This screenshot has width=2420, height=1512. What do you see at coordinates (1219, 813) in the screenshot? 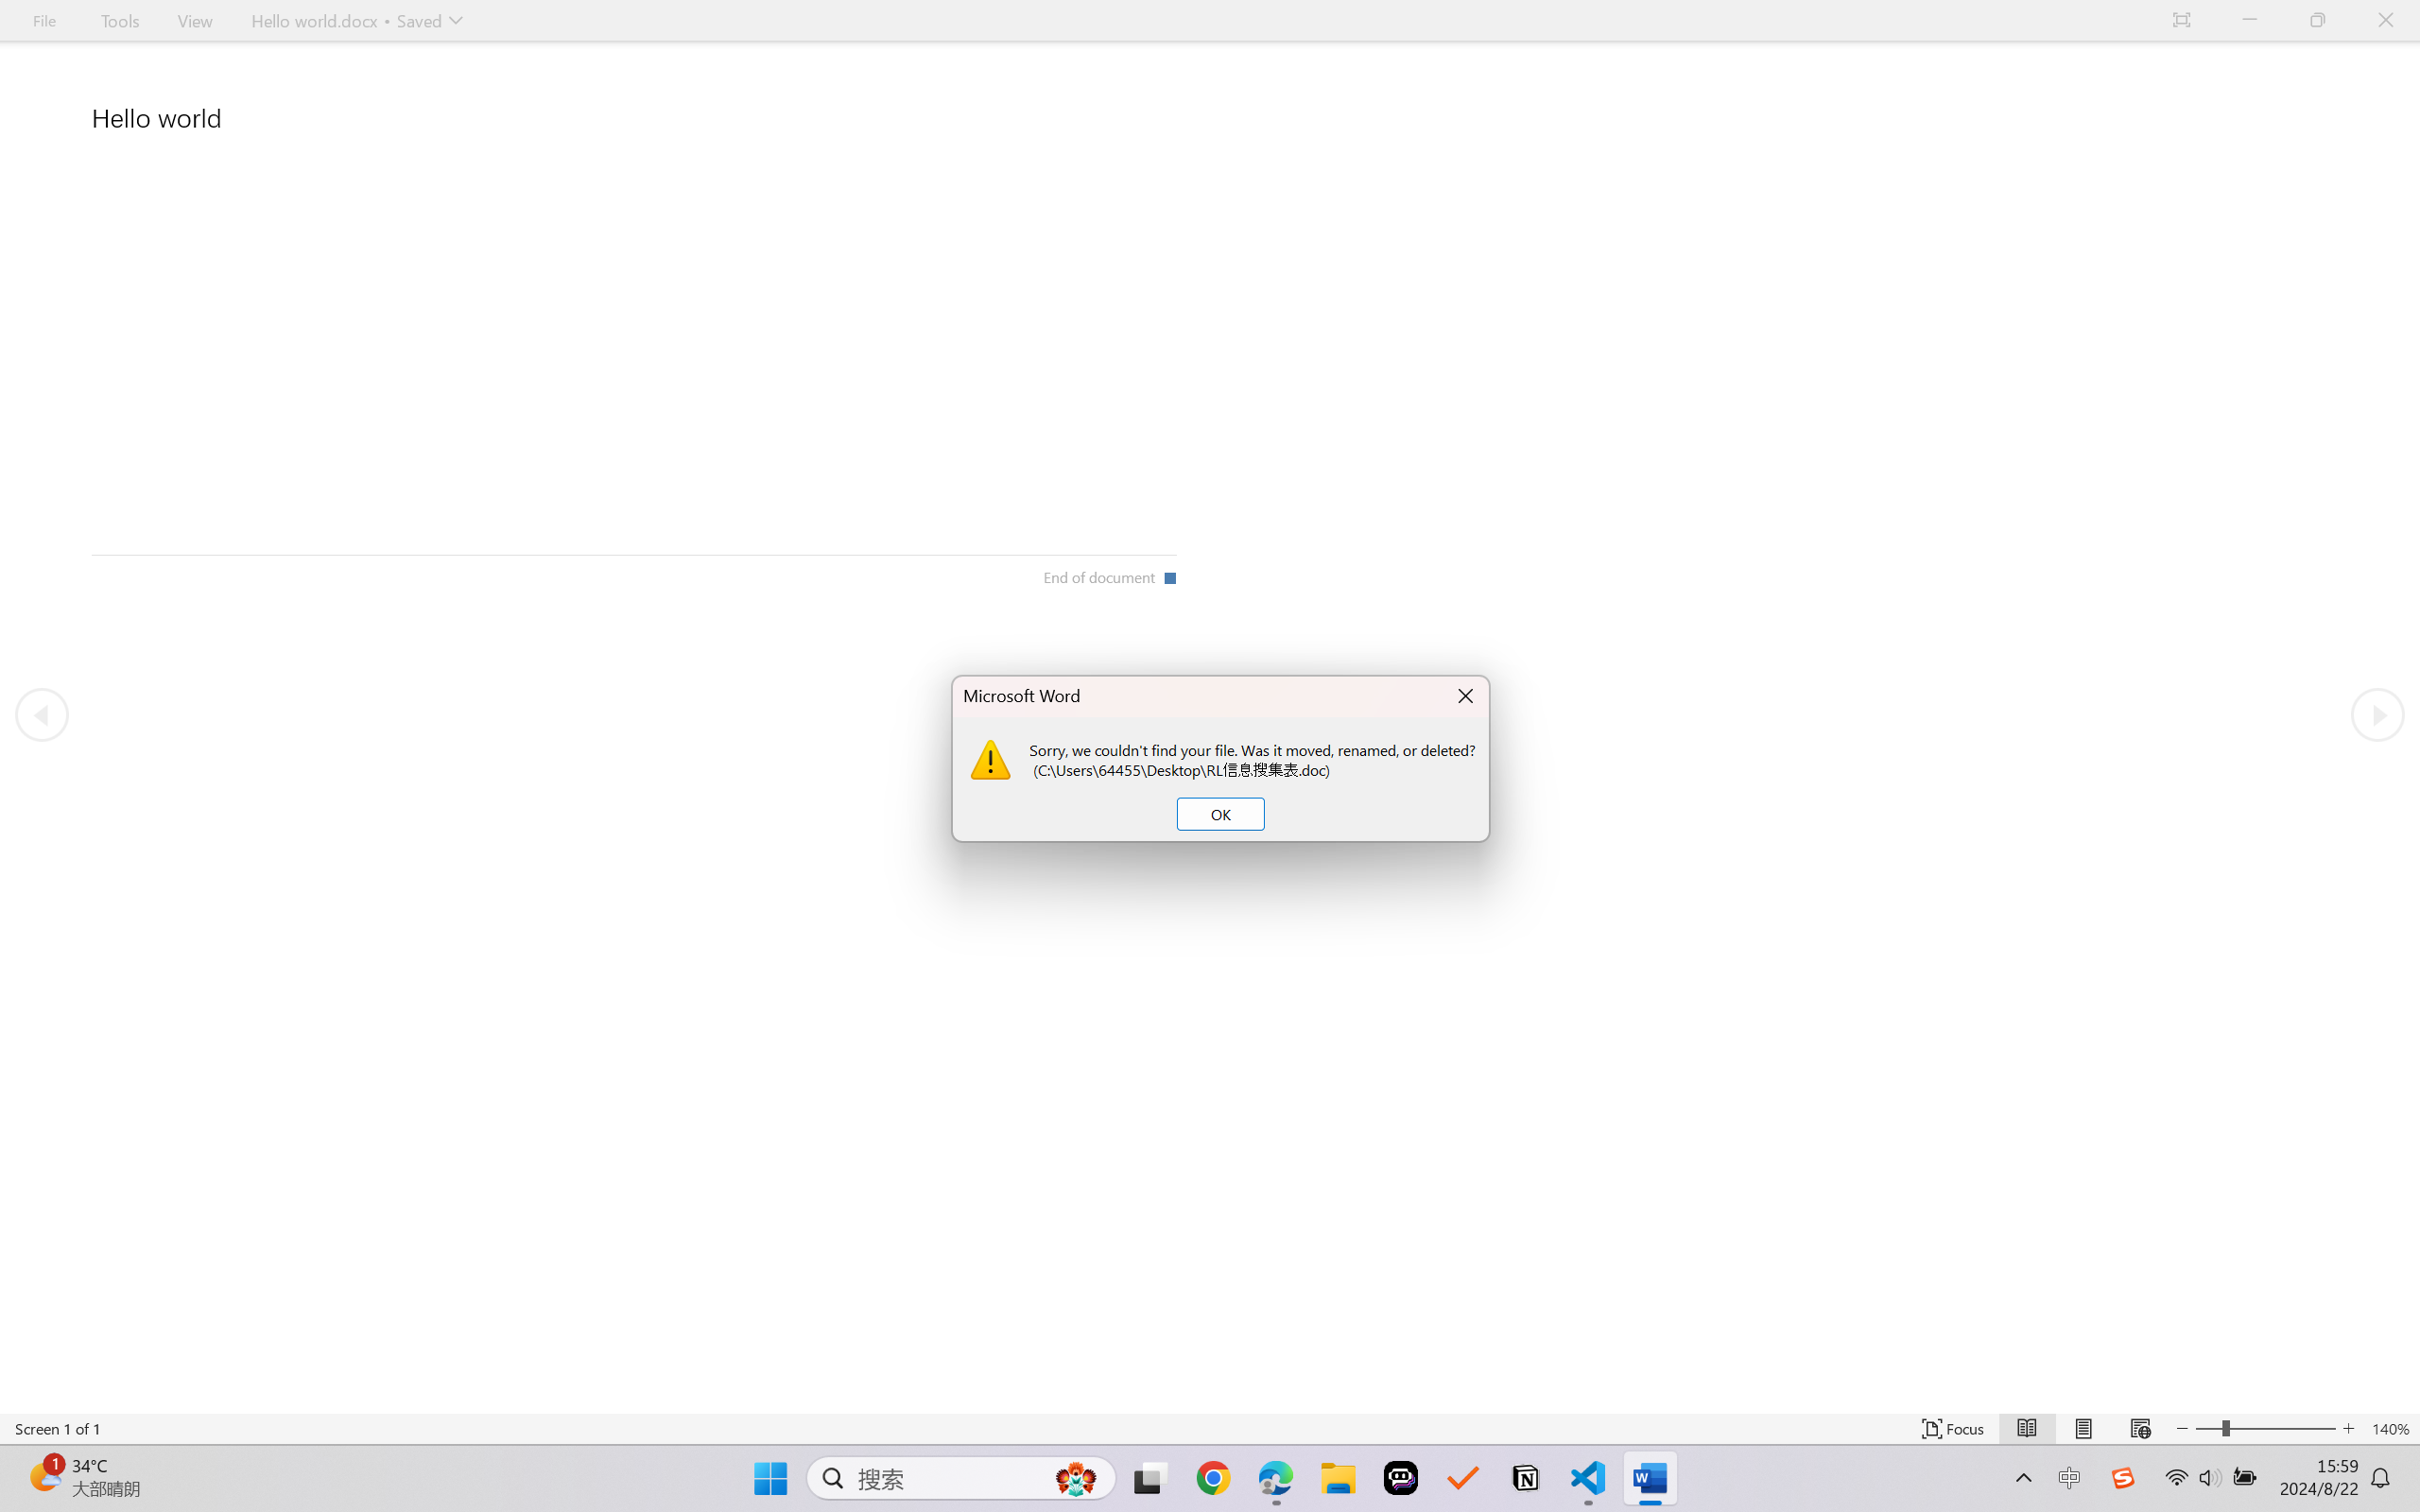
I see `'OK'` at bounding box center [1219, 813].